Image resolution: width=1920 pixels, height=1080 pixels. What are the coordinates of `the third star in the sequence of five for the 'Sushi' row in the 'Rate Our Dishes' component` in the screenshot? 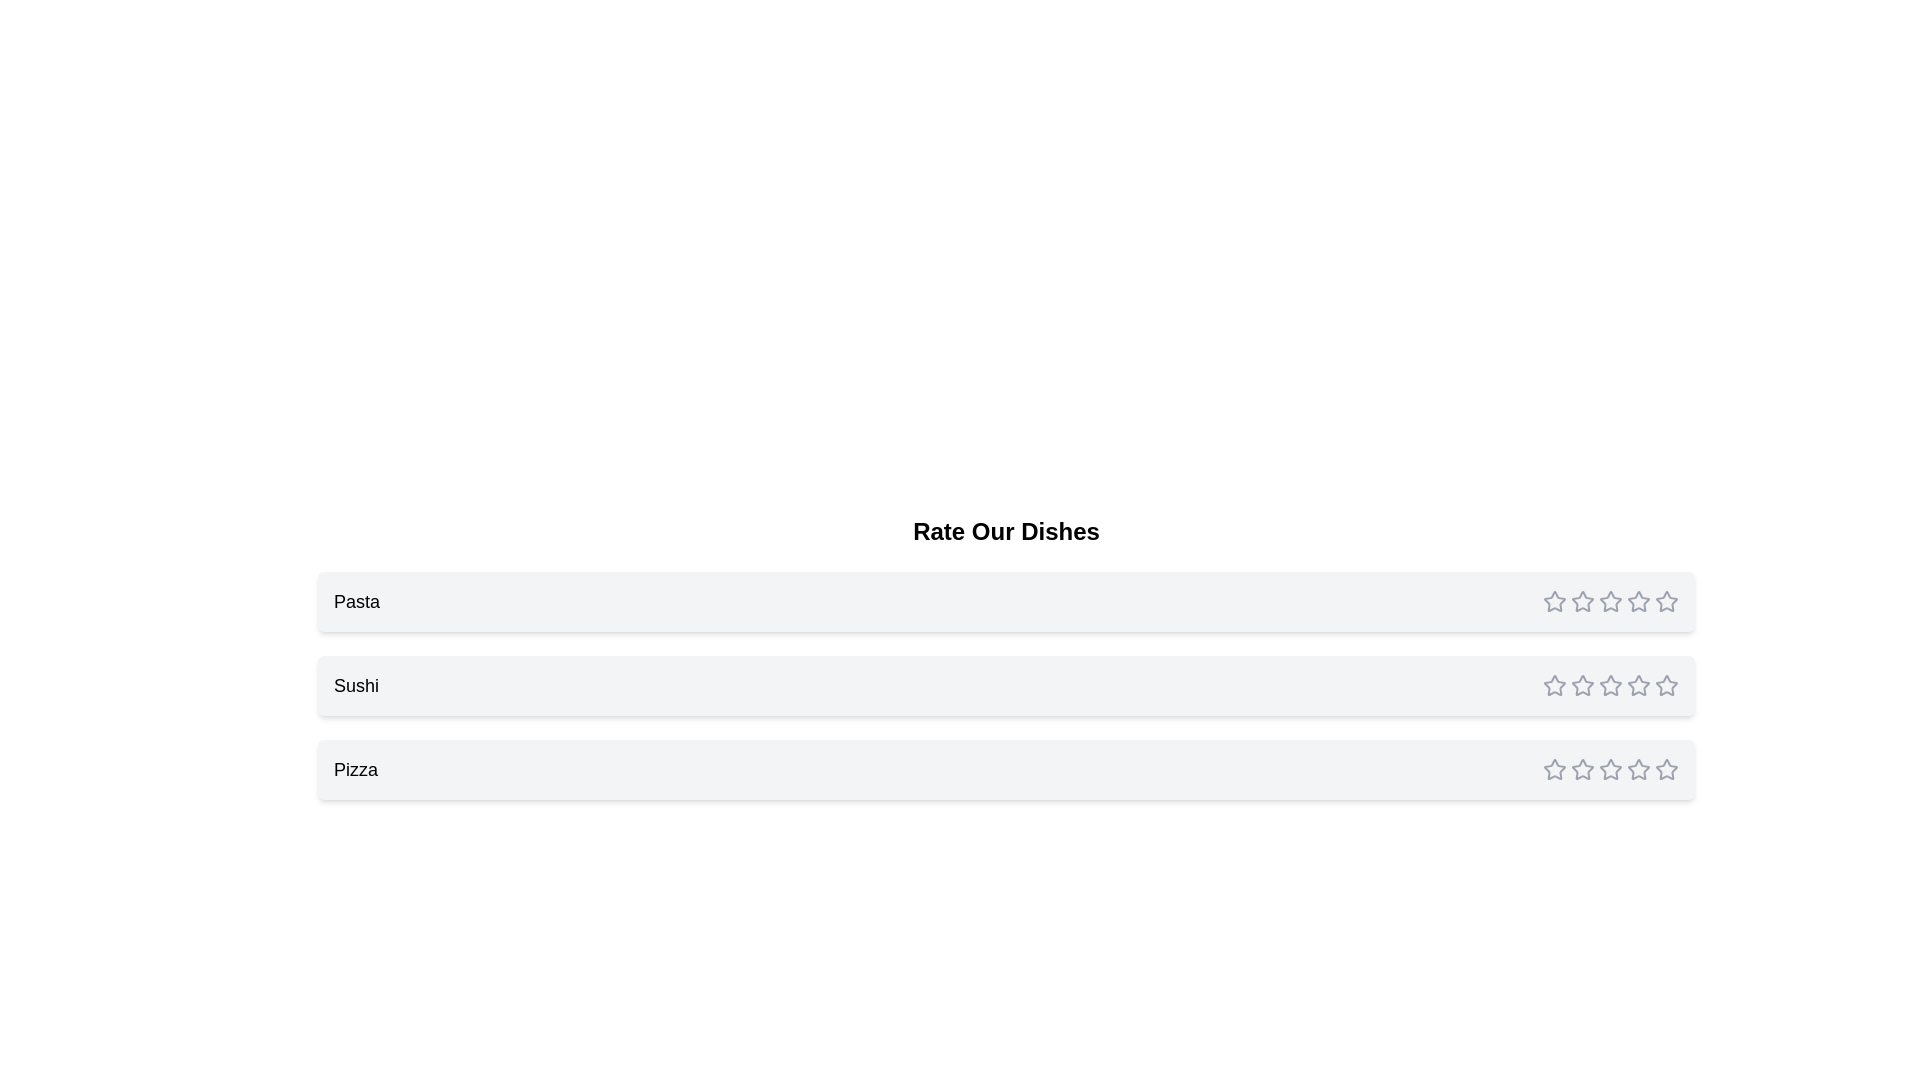 It's located at (1611, 685).